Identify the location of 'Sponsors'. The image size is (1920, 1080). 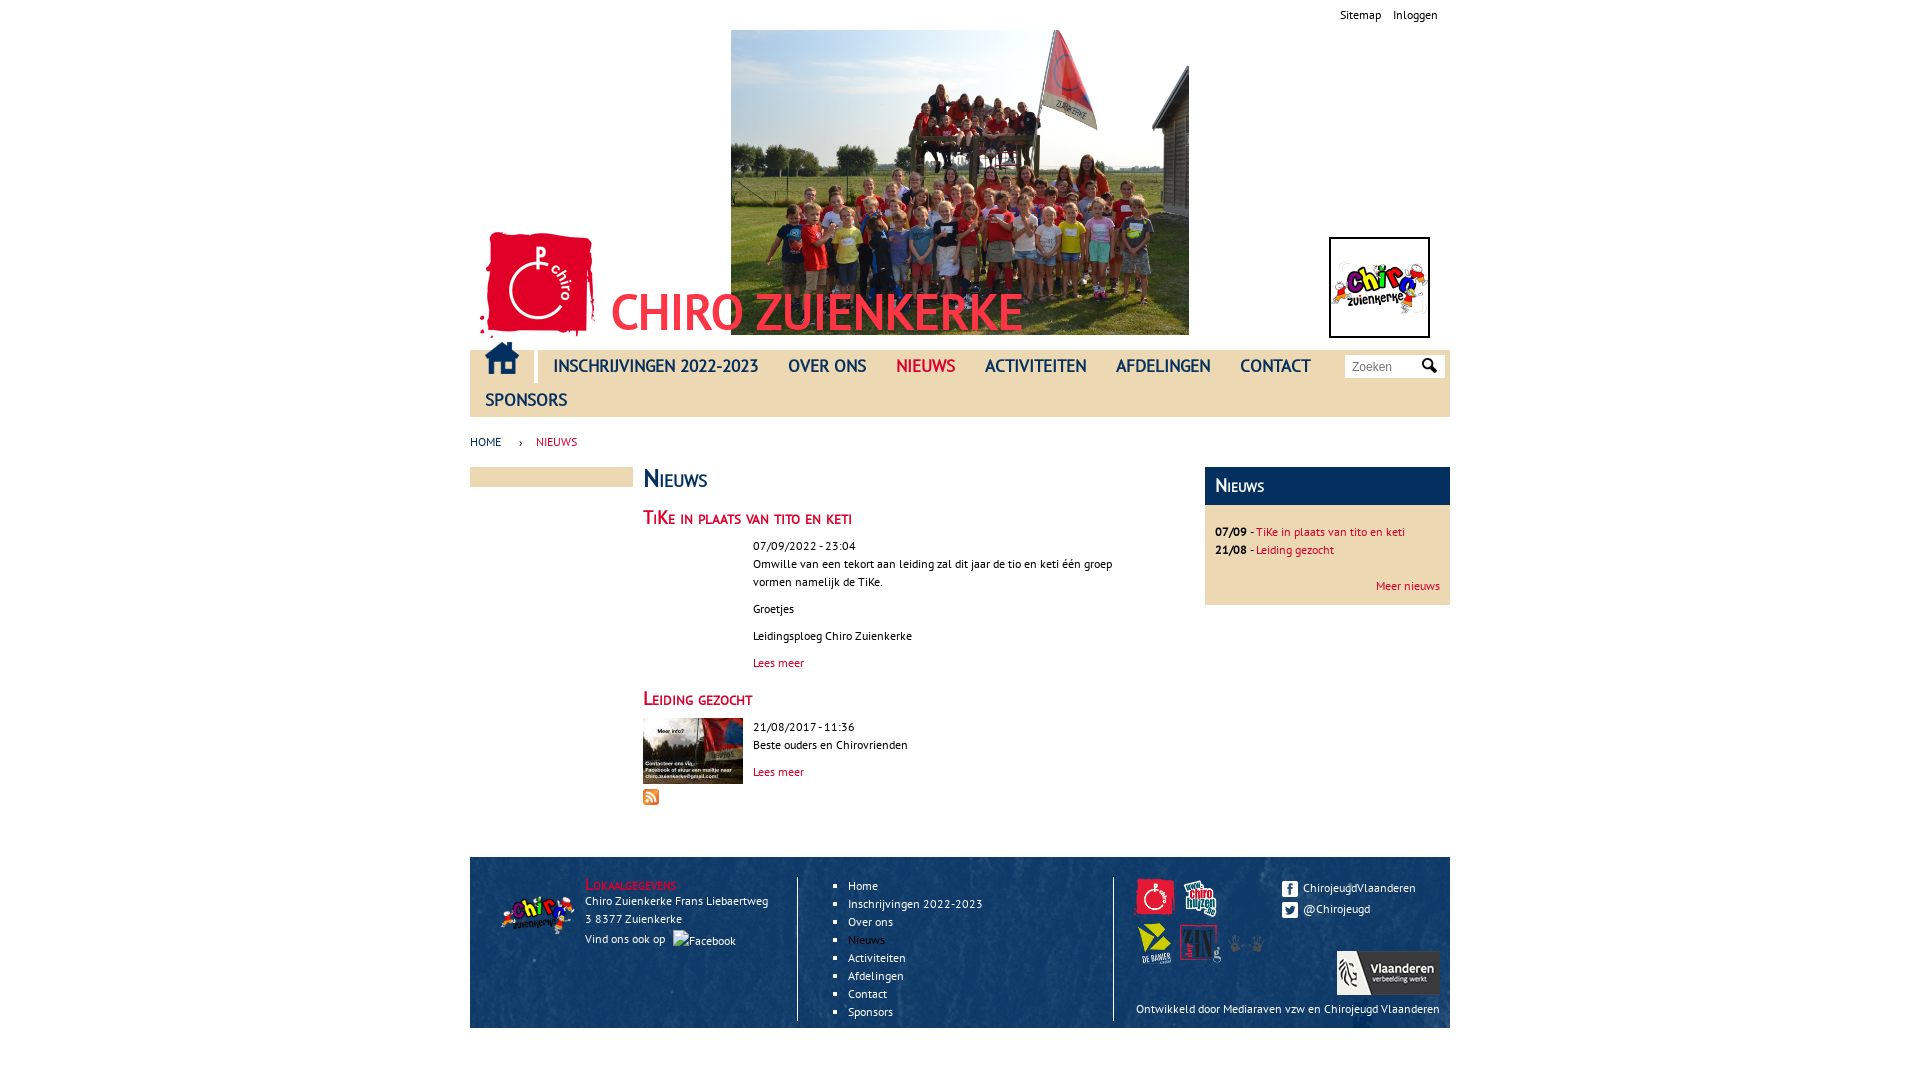
(870, 1011).